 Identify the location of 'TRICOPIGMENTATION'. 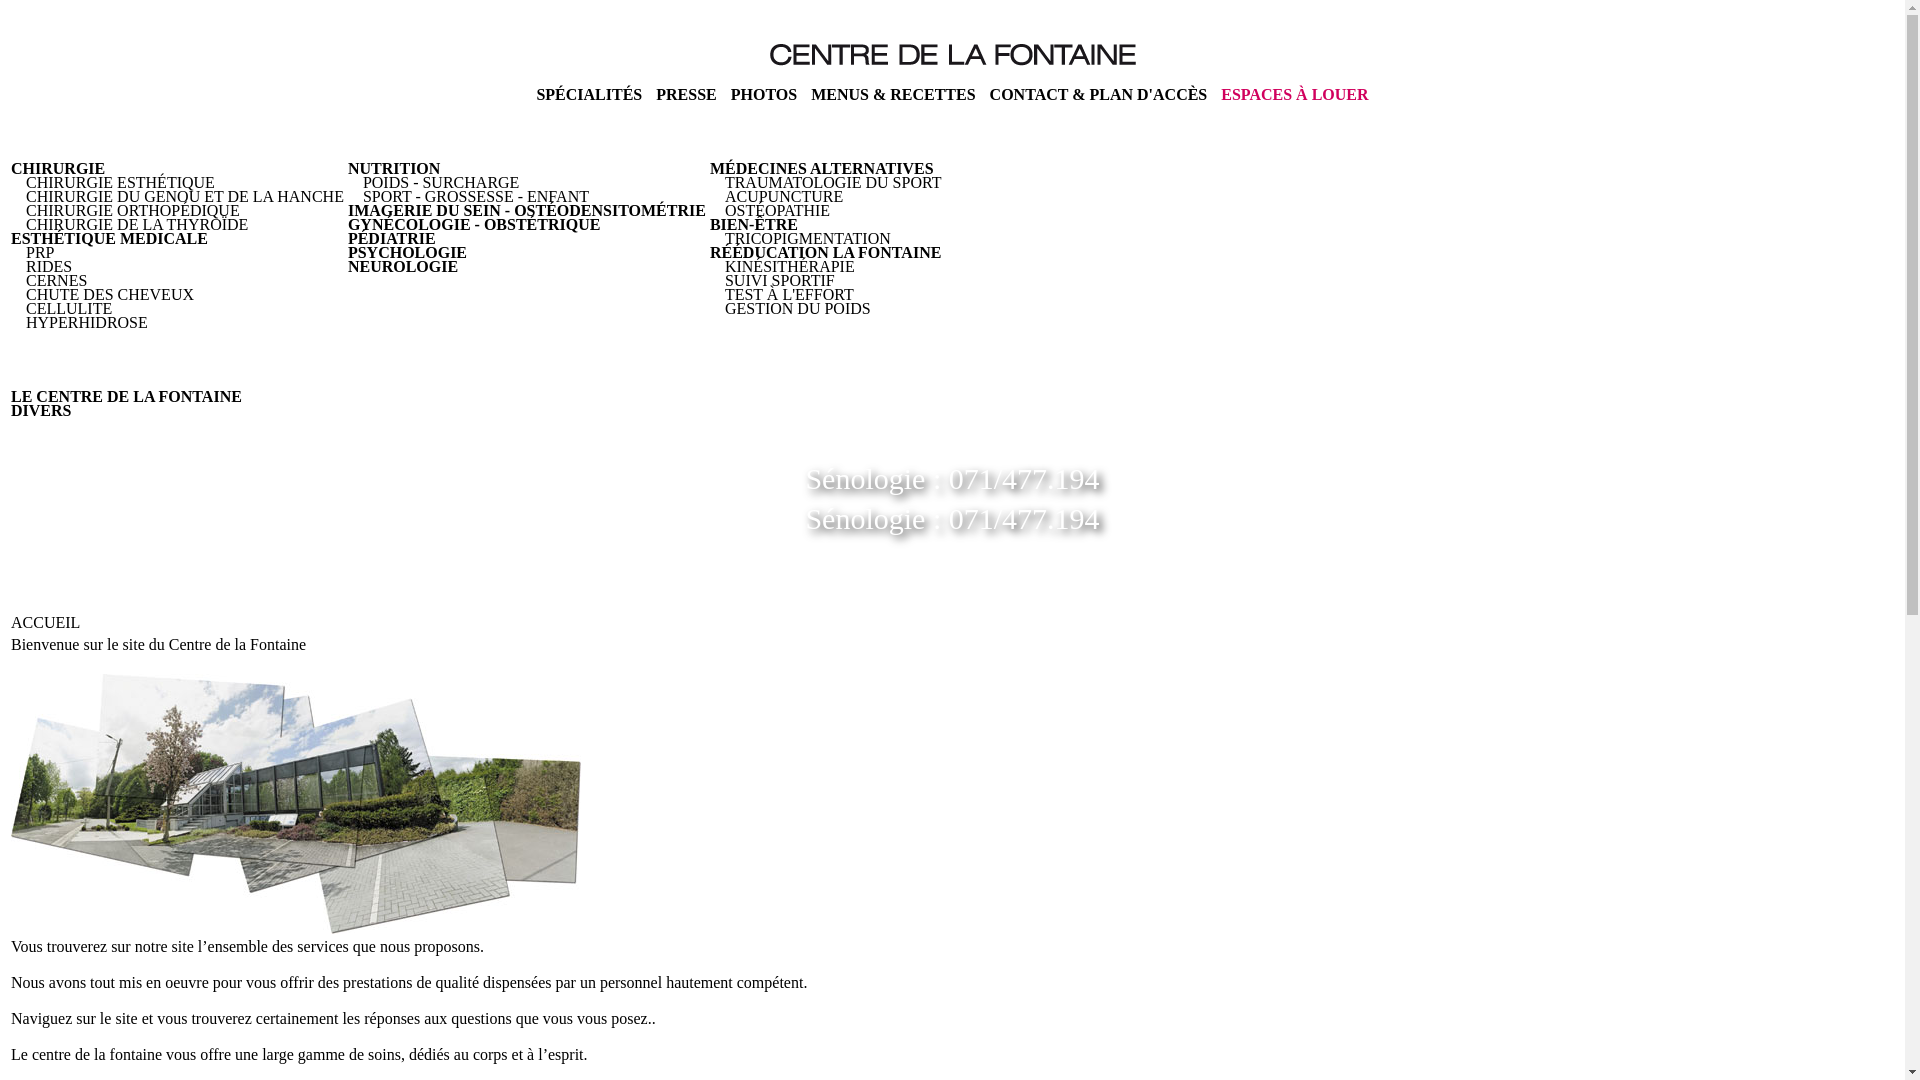
(807, 237).